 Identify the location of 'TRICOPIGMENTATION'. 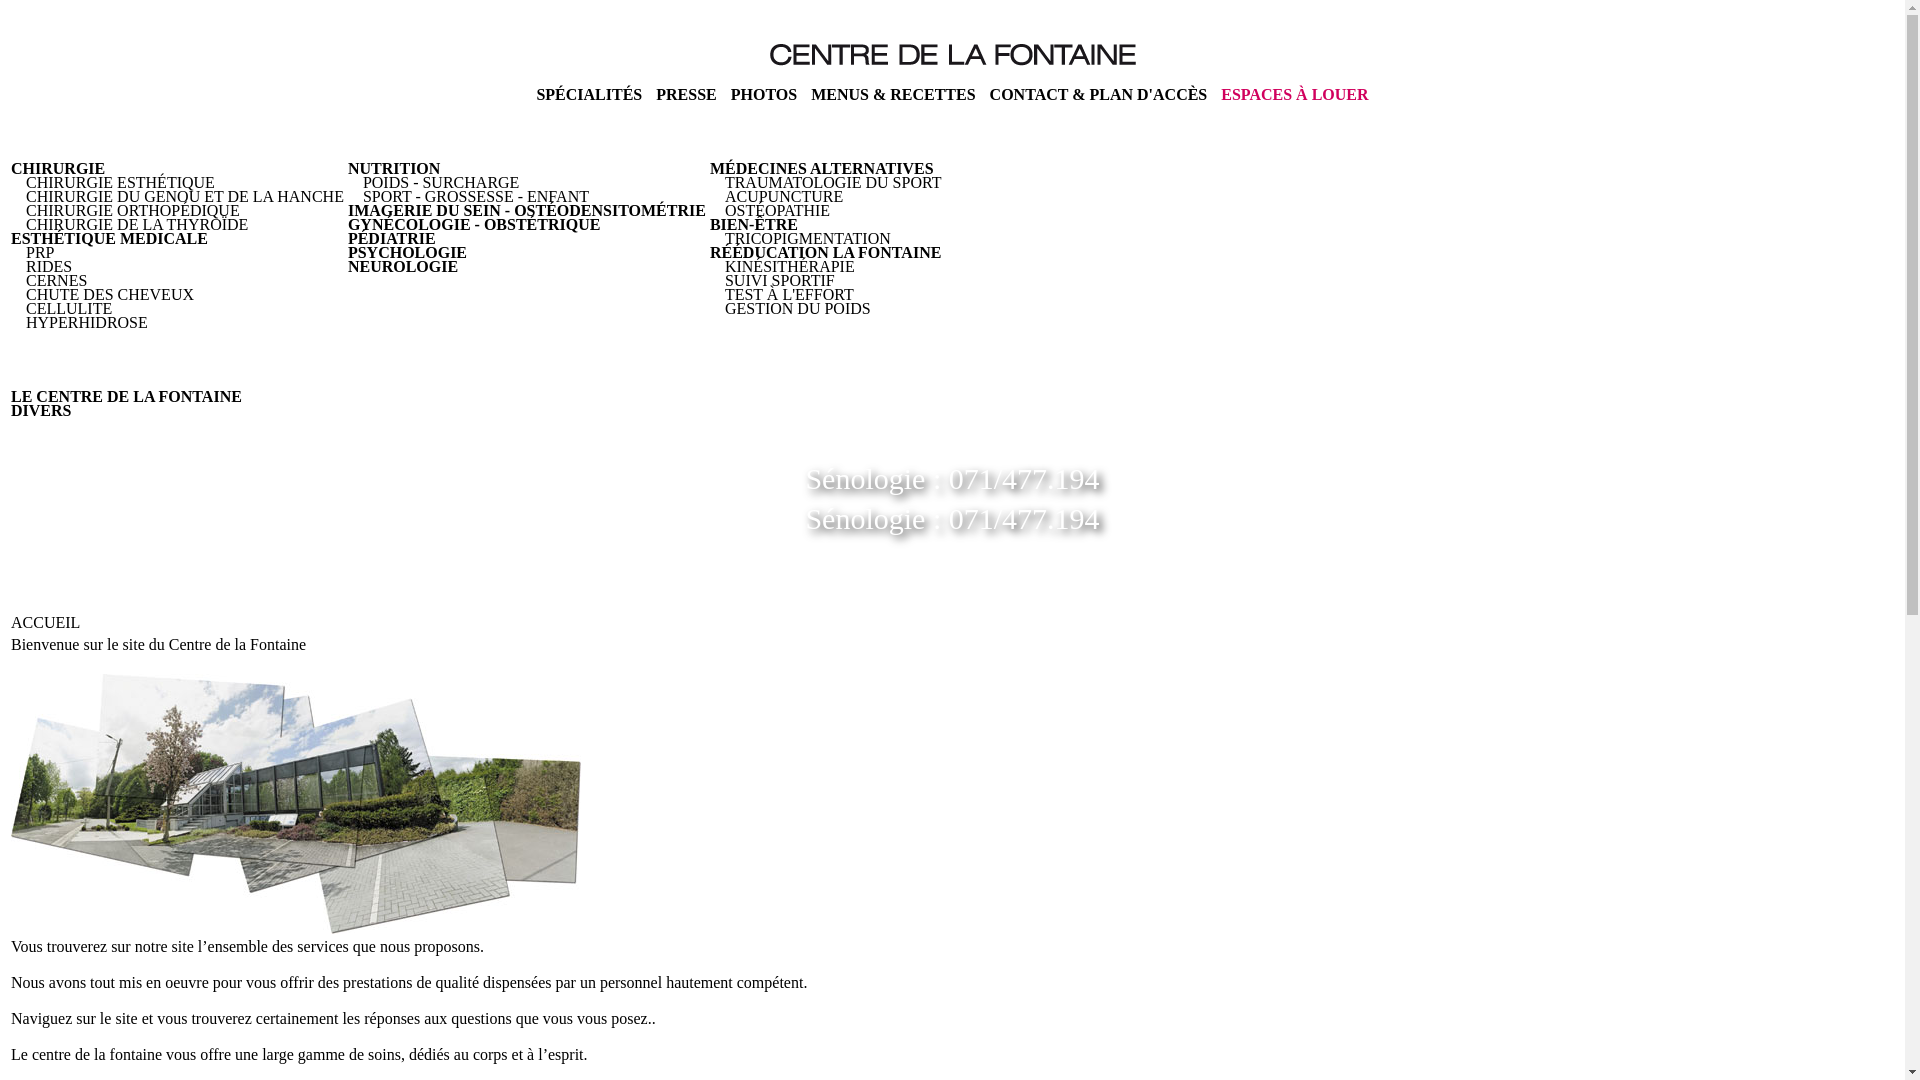
(807, 237).